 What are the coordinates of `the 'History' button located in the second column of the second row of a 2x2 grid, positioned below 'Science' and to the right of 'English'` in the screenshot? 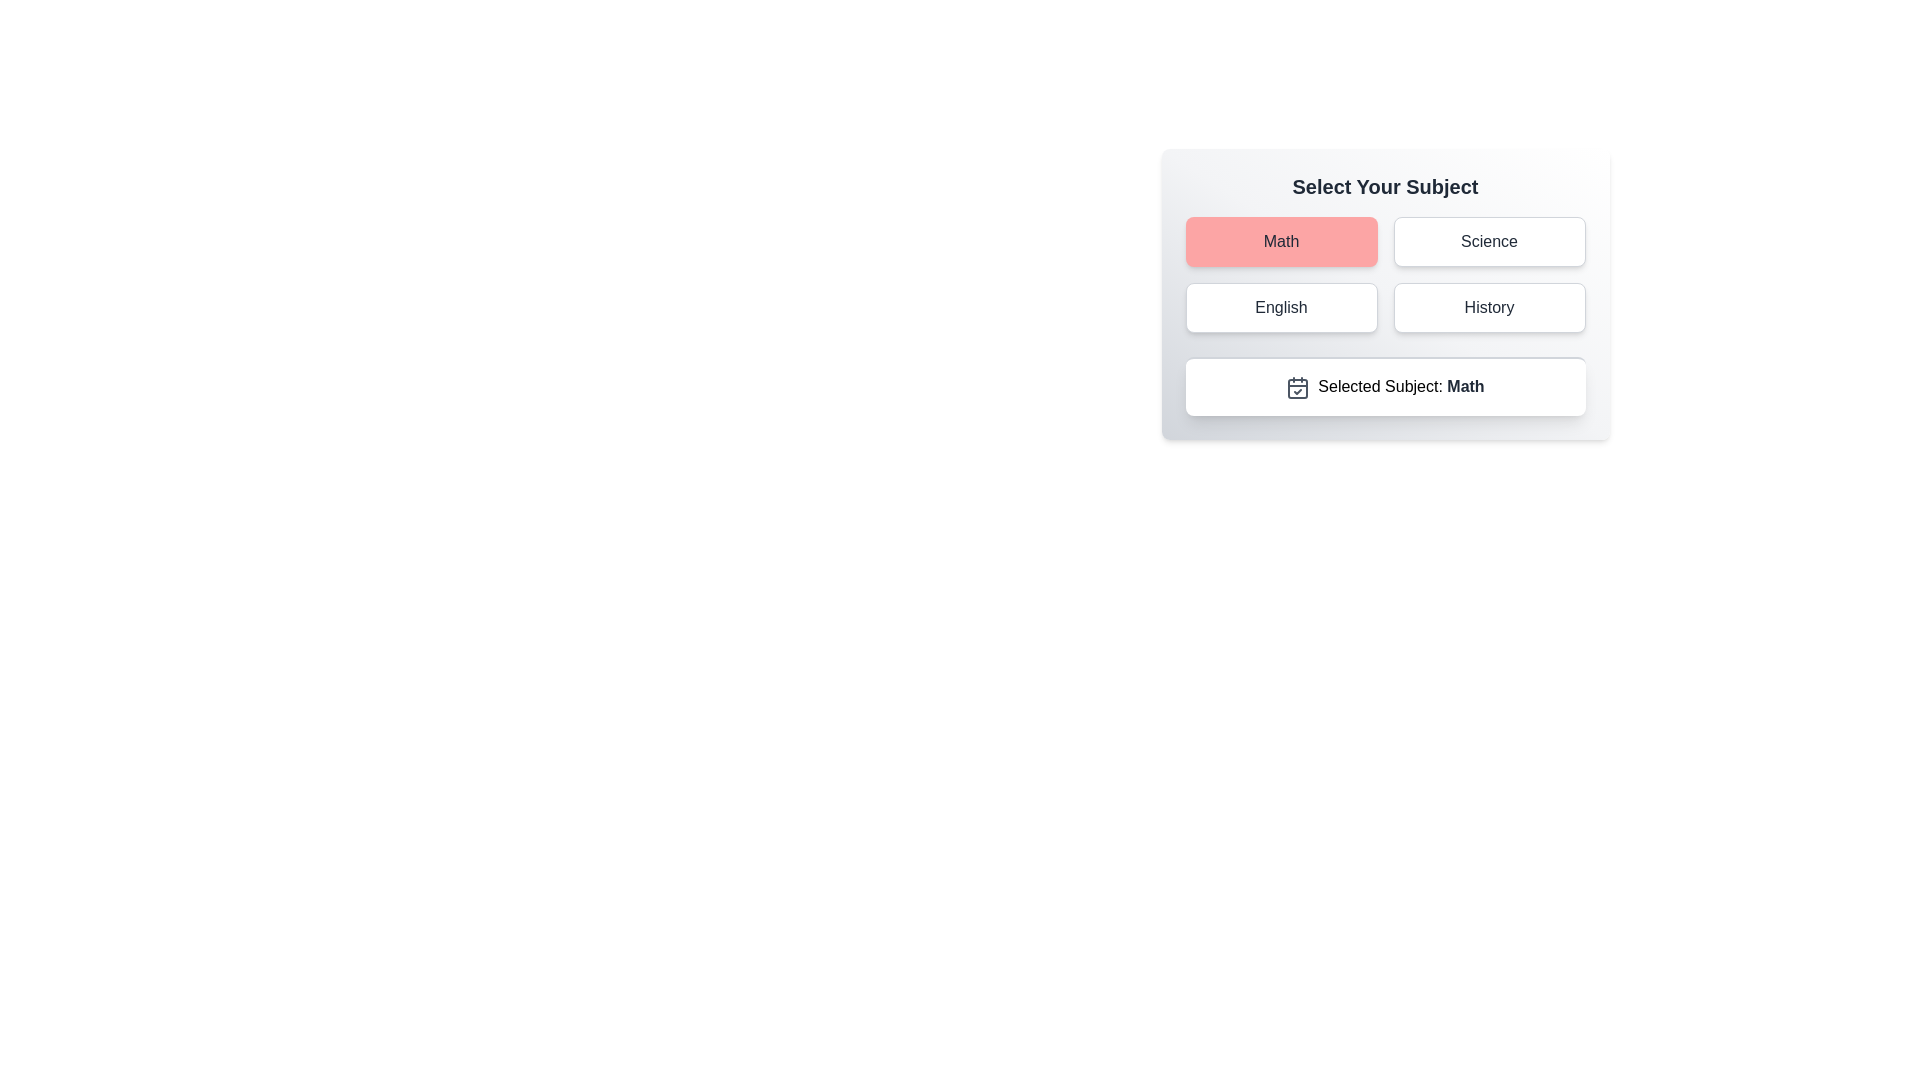 It's located at (1489, 308).